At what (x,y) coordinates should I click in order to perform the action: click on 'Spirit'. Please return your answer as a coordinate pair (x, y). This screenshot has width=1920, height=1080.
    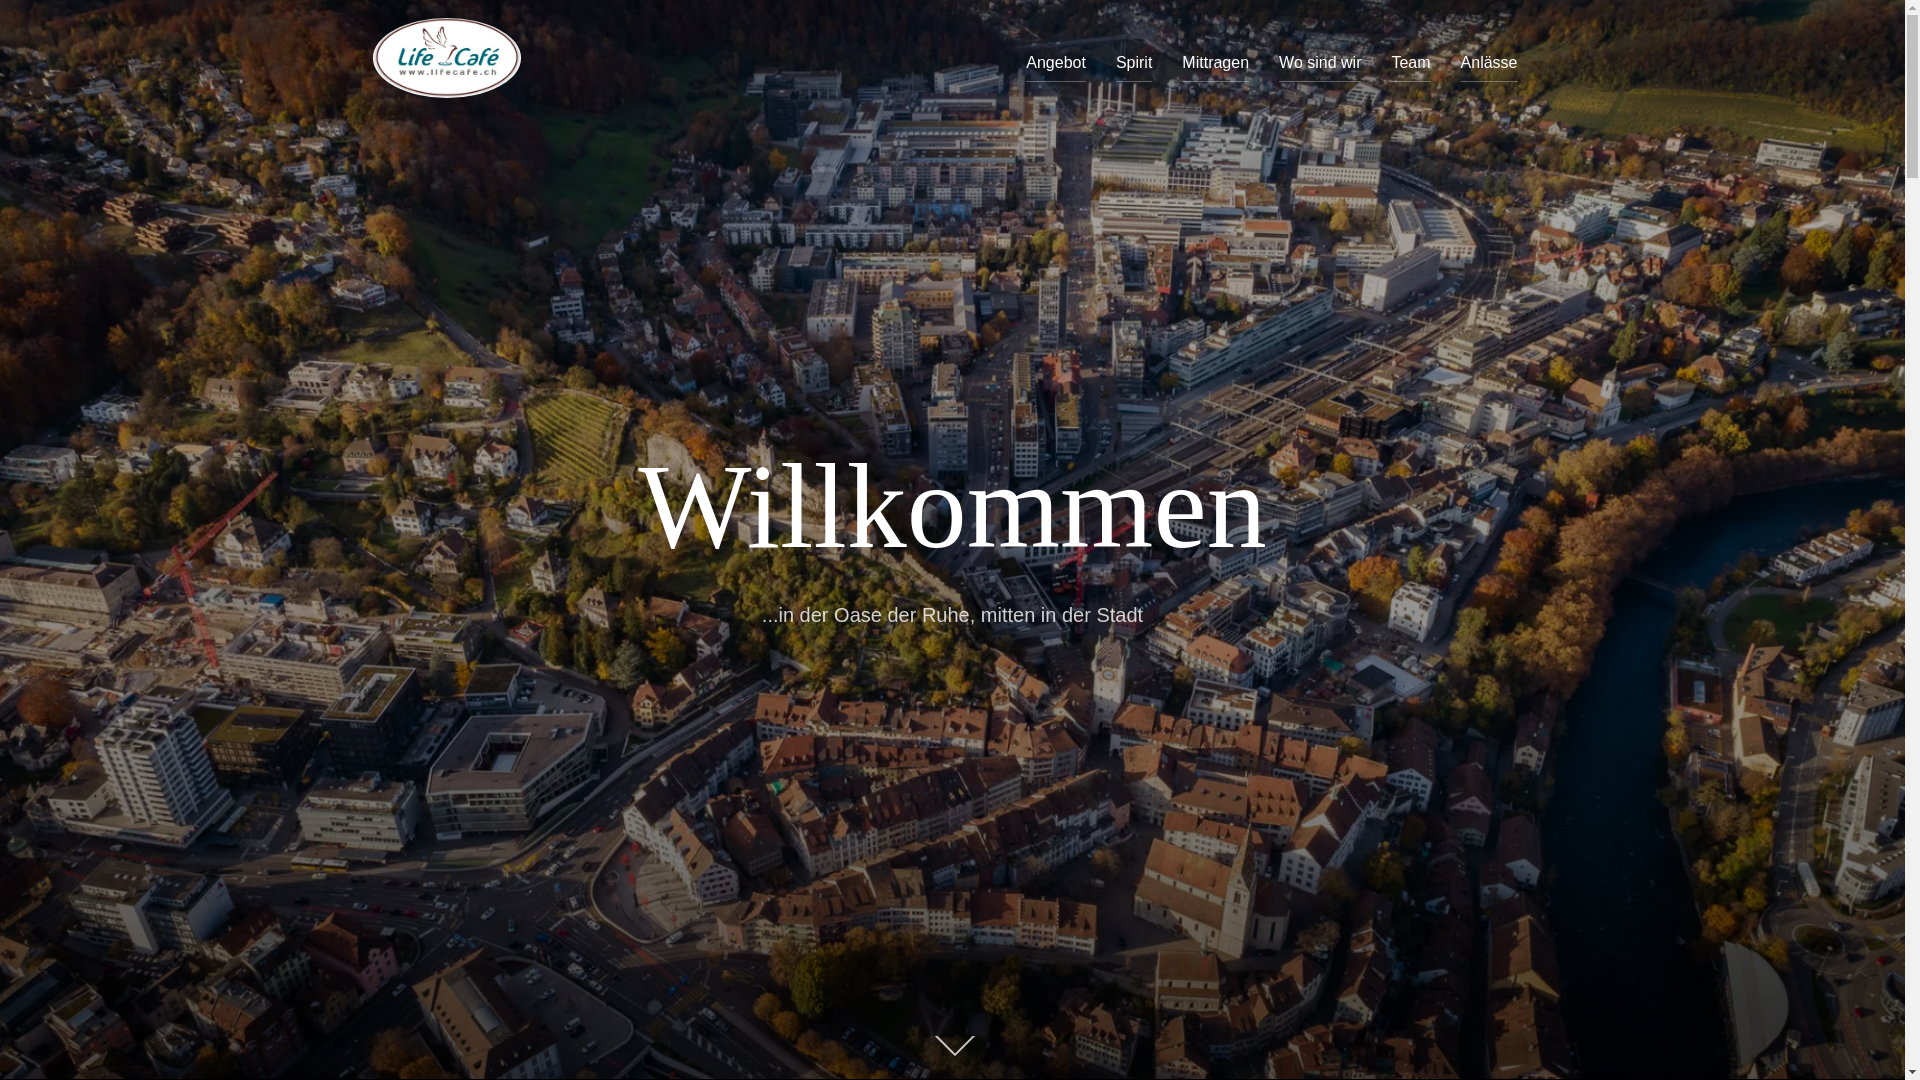
    Looking at the image, I should click on (1133, 61).